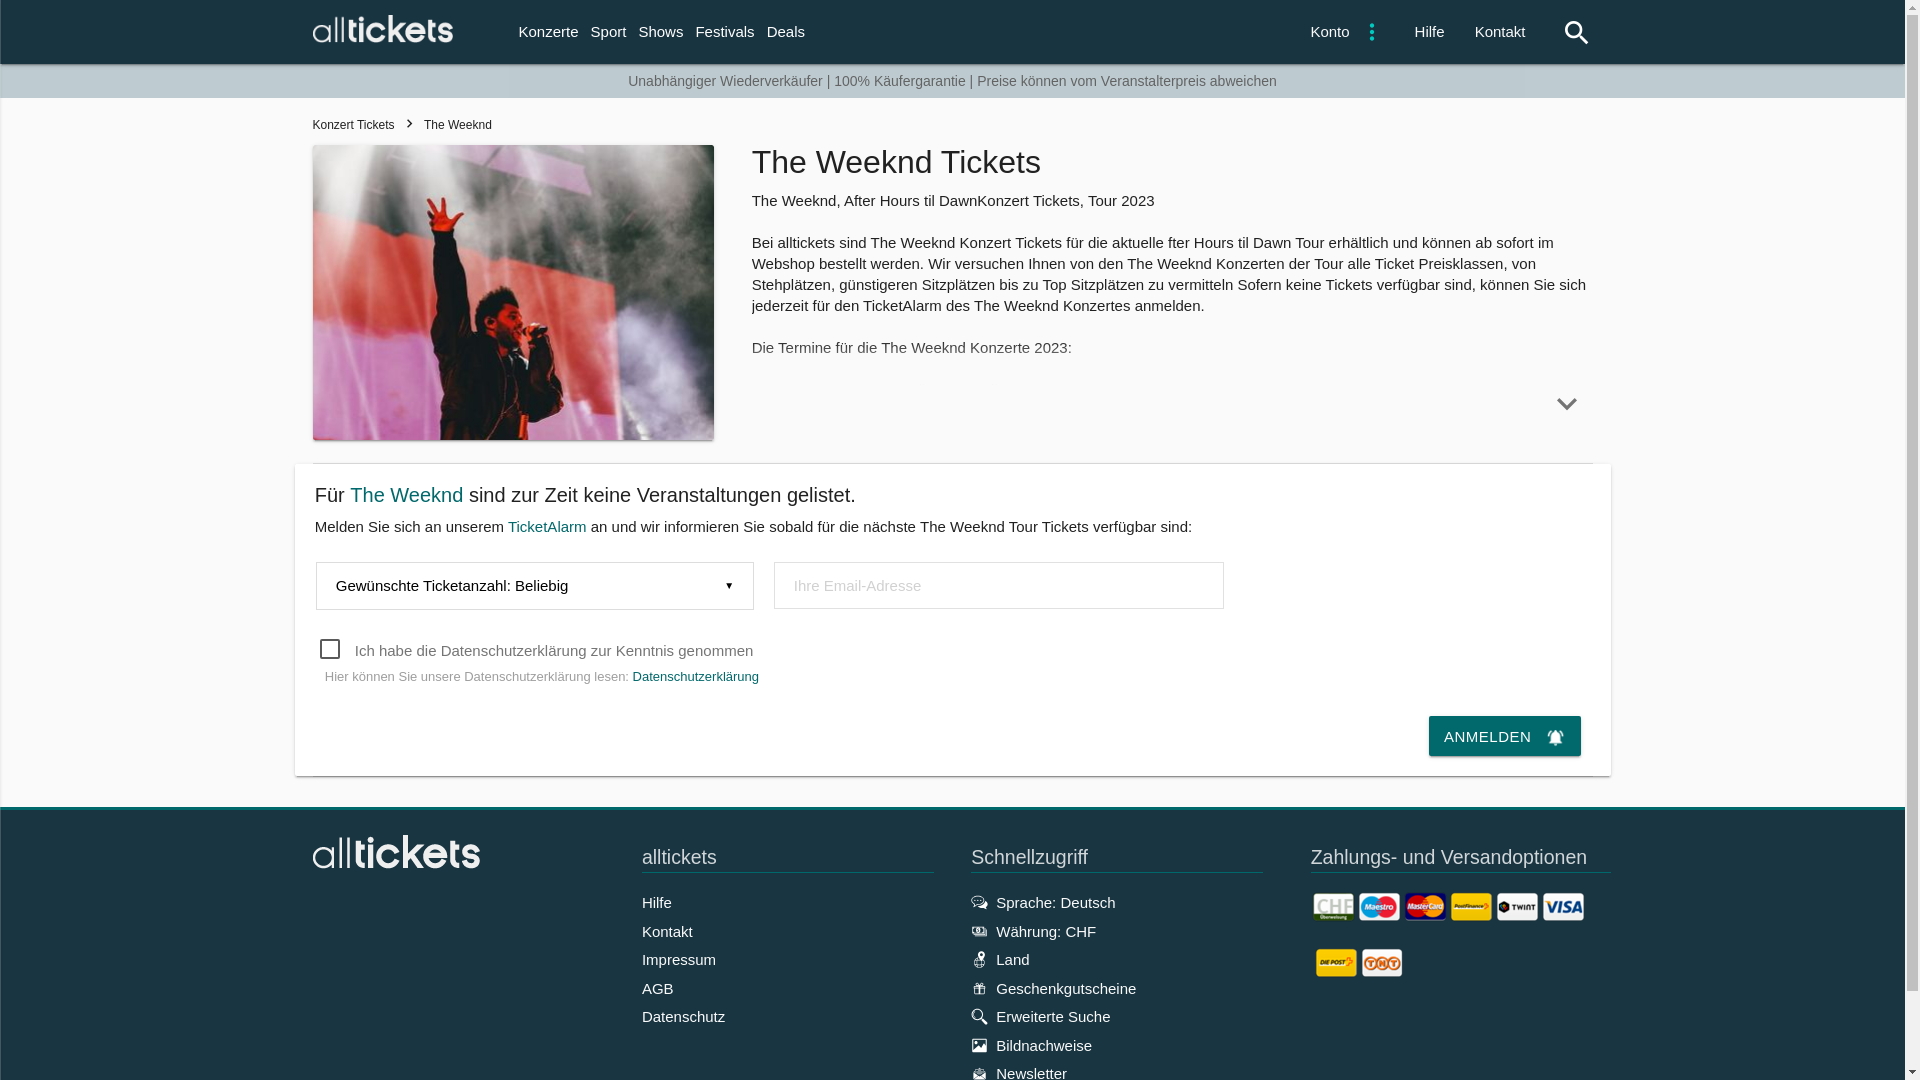 The width and height of the screenshot is (1920, 1080). Describe the element at coordinates (970, 1016) in the screenshot. I see `'Erweiterte Suche'` at that location.